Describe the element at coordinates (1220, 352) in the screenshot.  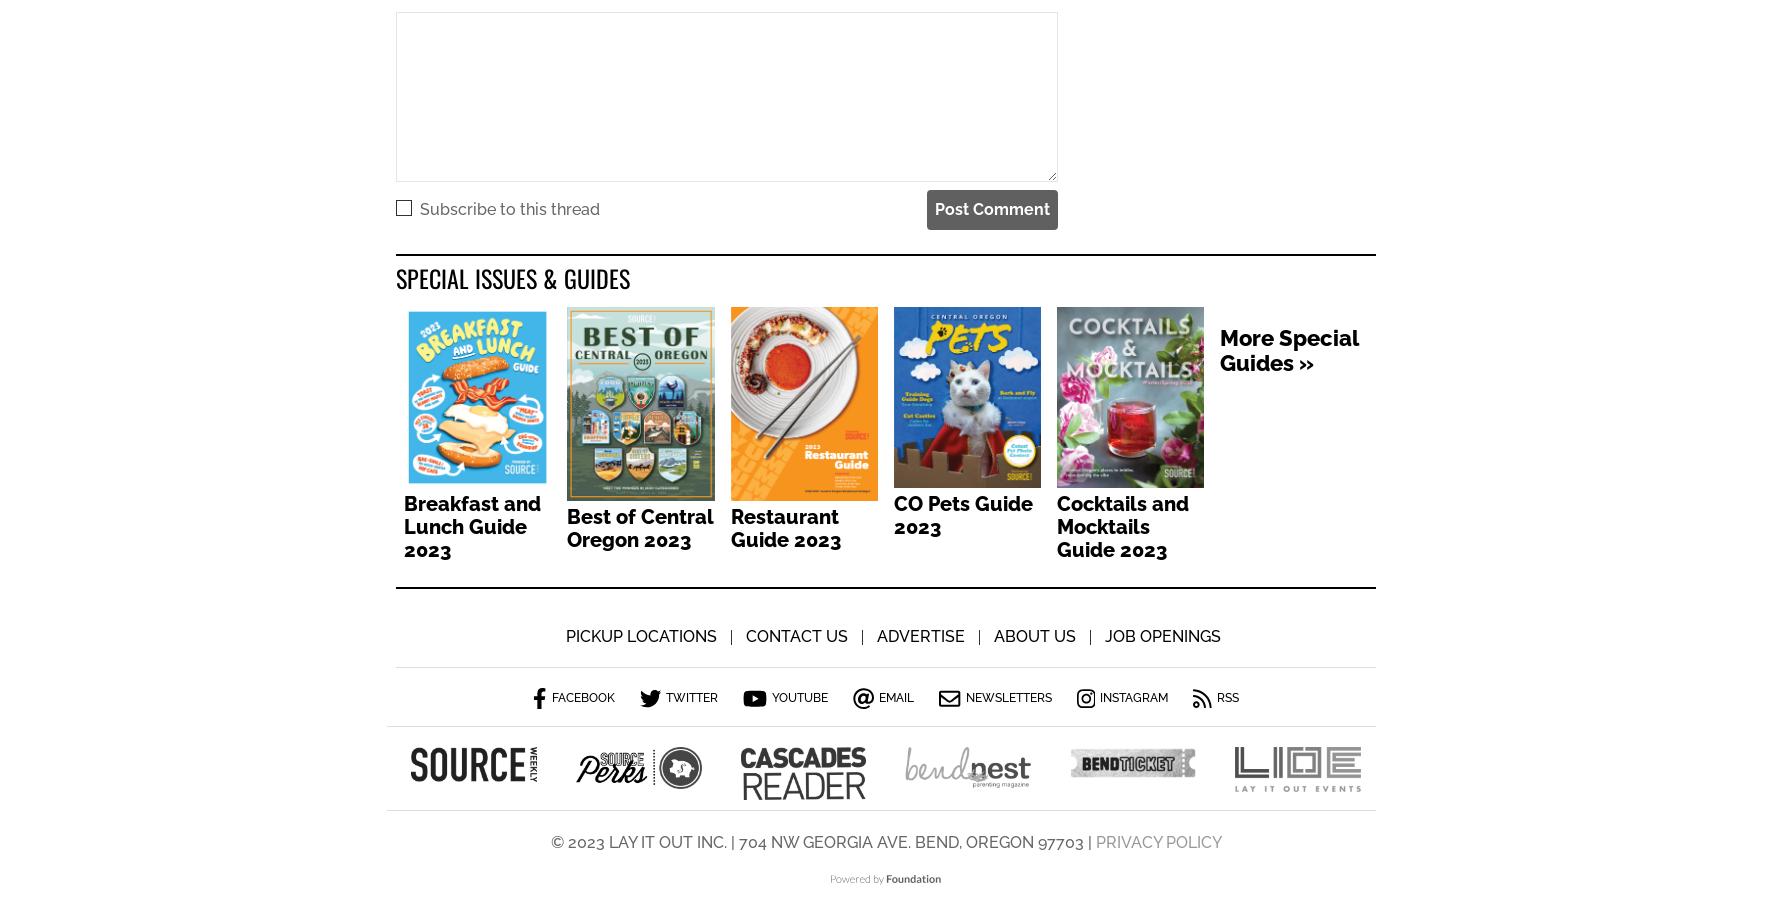
I see `'More Special Guides »'` at that location.